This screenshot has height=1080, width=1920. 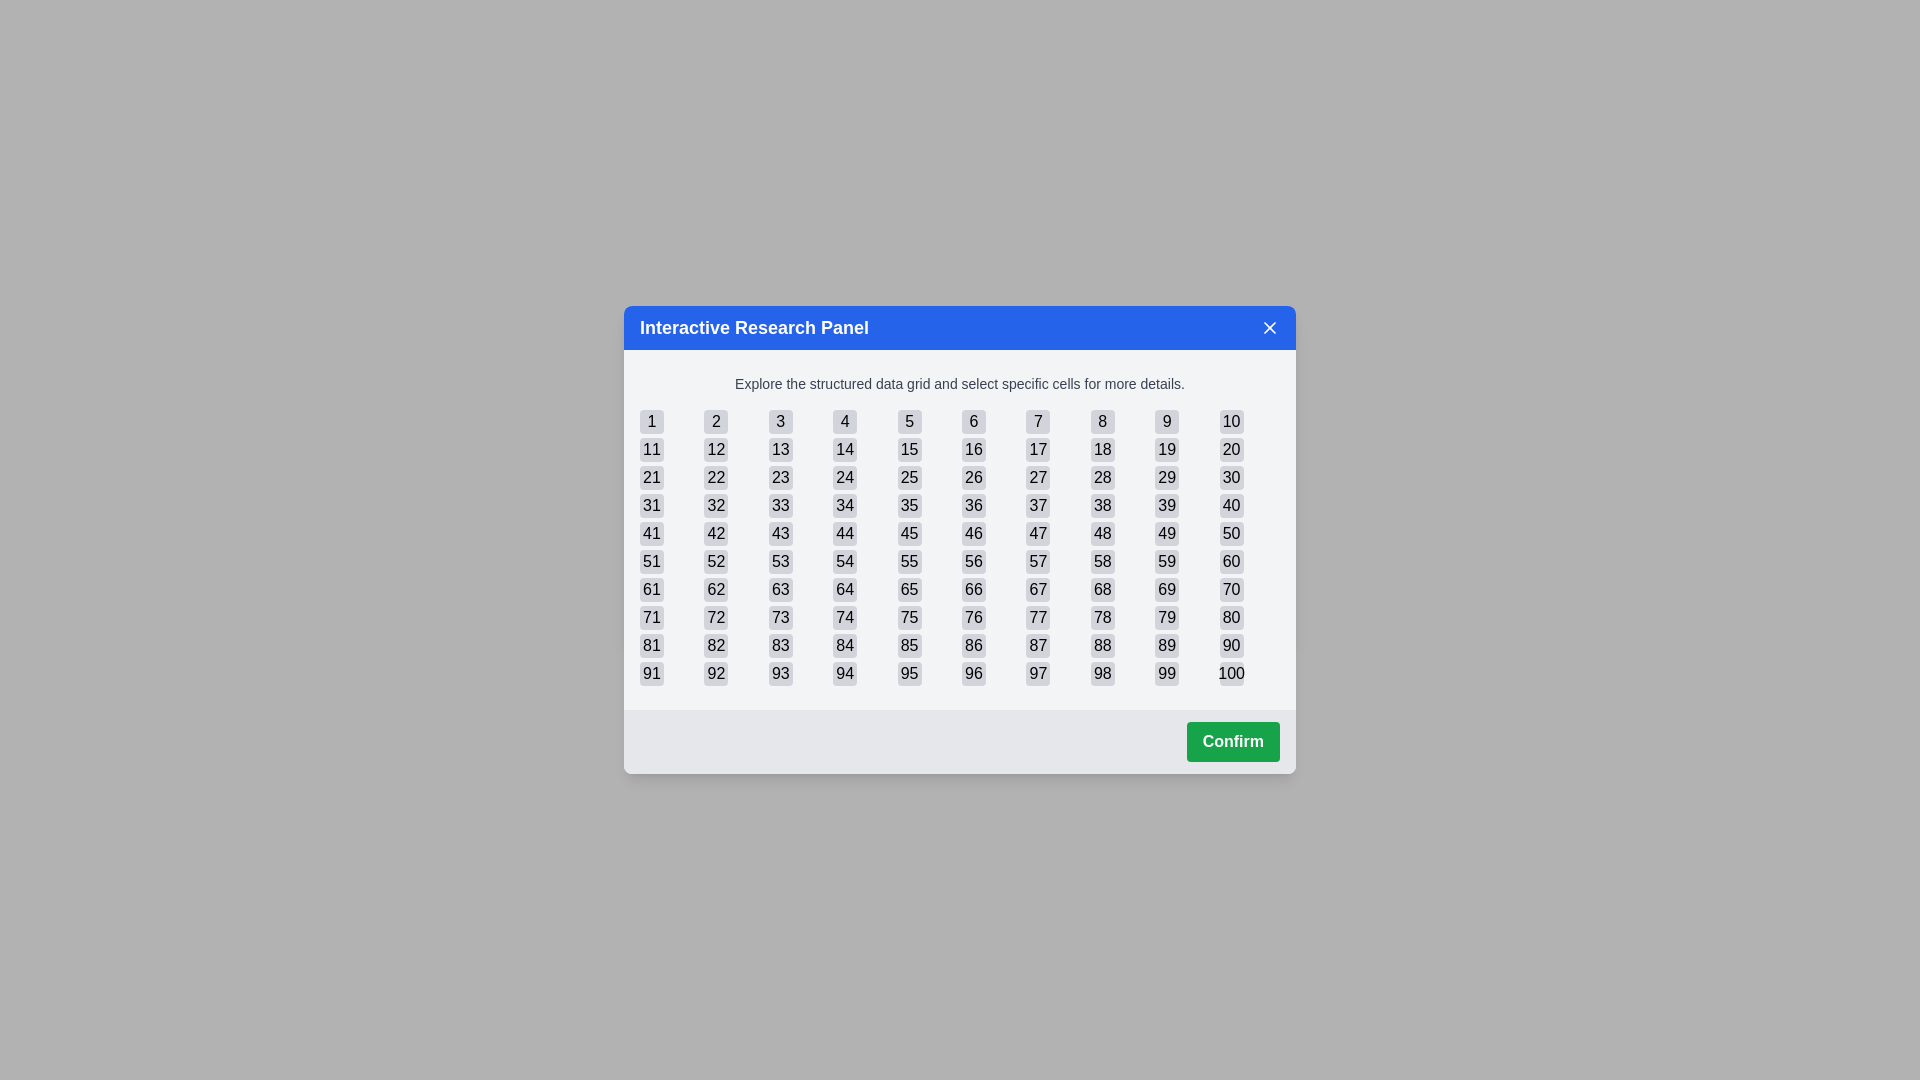 What do you see at coordinates (652, 420) in the screenshot?
I see `the cell with the number 1 in the grid` at bounding box center [652, 420].